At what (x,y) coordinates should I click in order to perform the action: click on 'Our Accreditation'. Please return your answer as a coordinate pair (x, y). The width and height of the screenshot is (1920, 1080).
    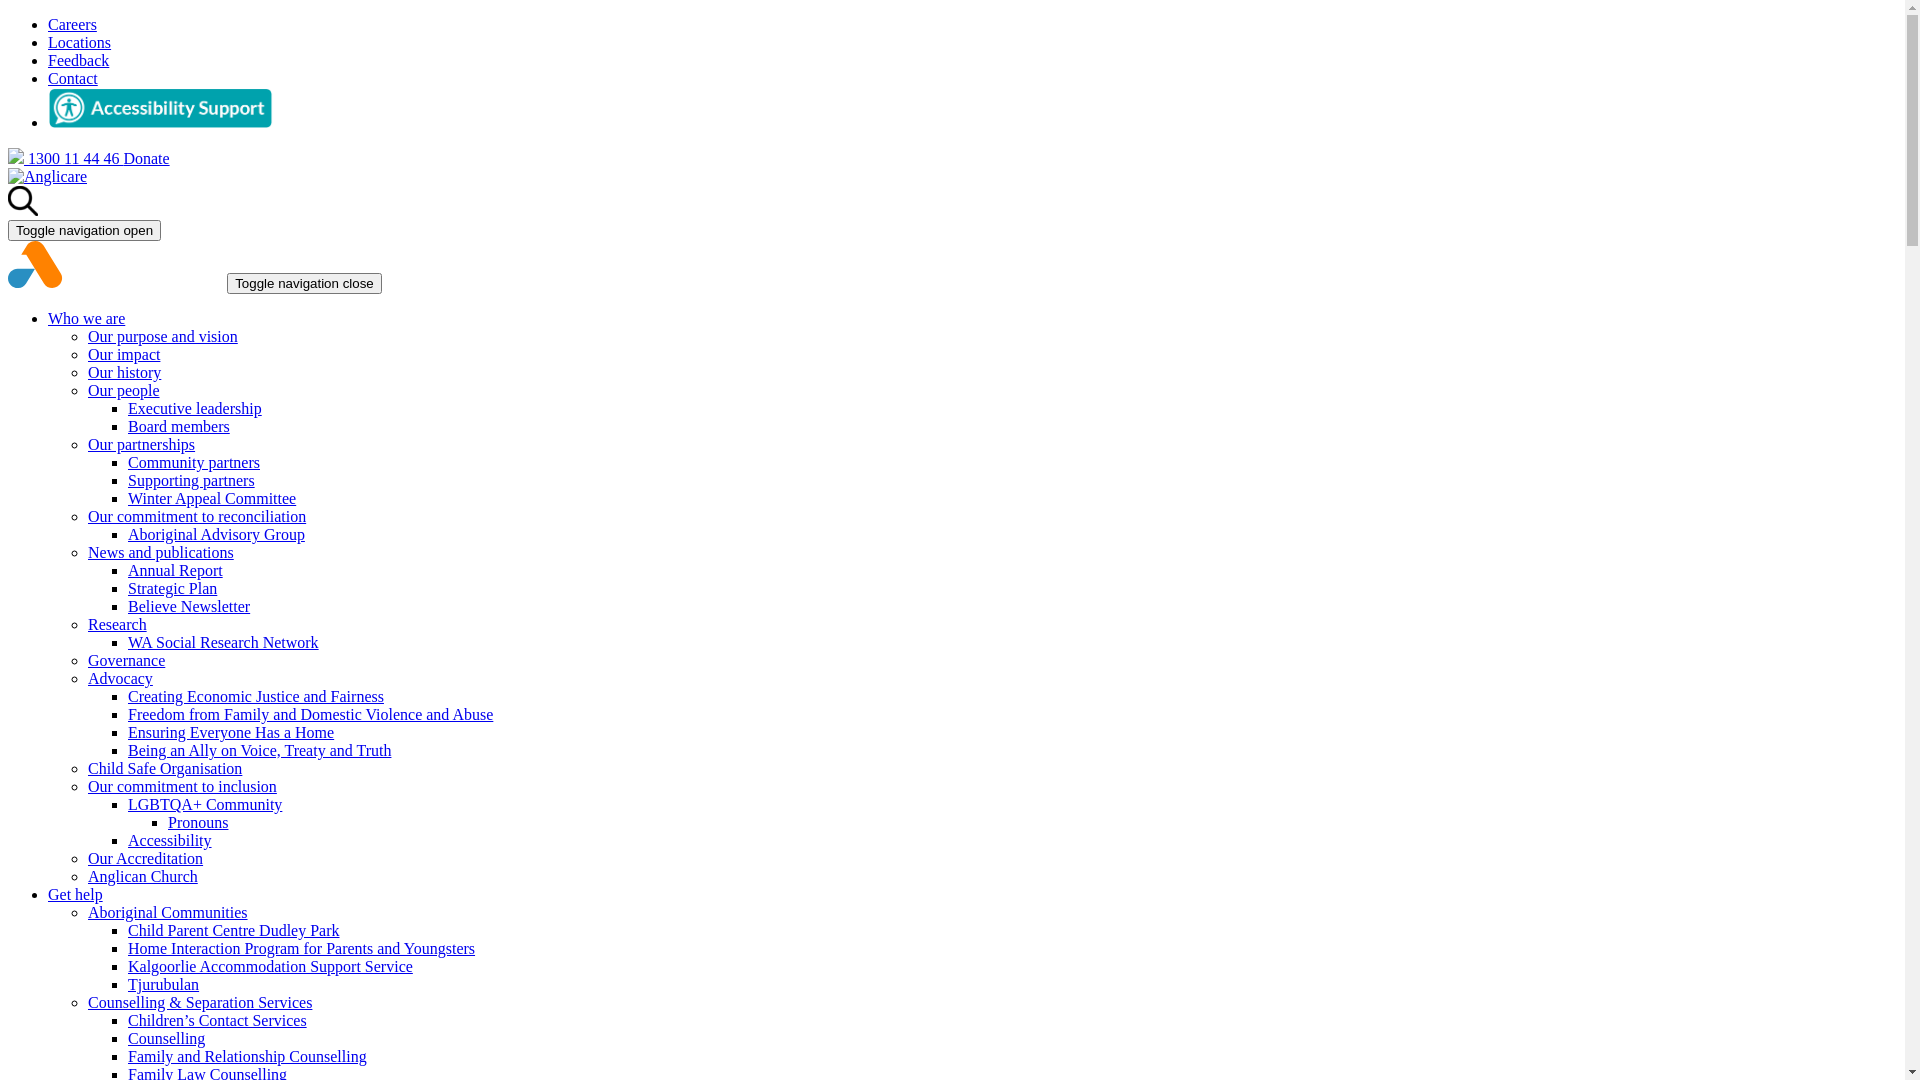
    Looking at the image, I should click on (144, 857).